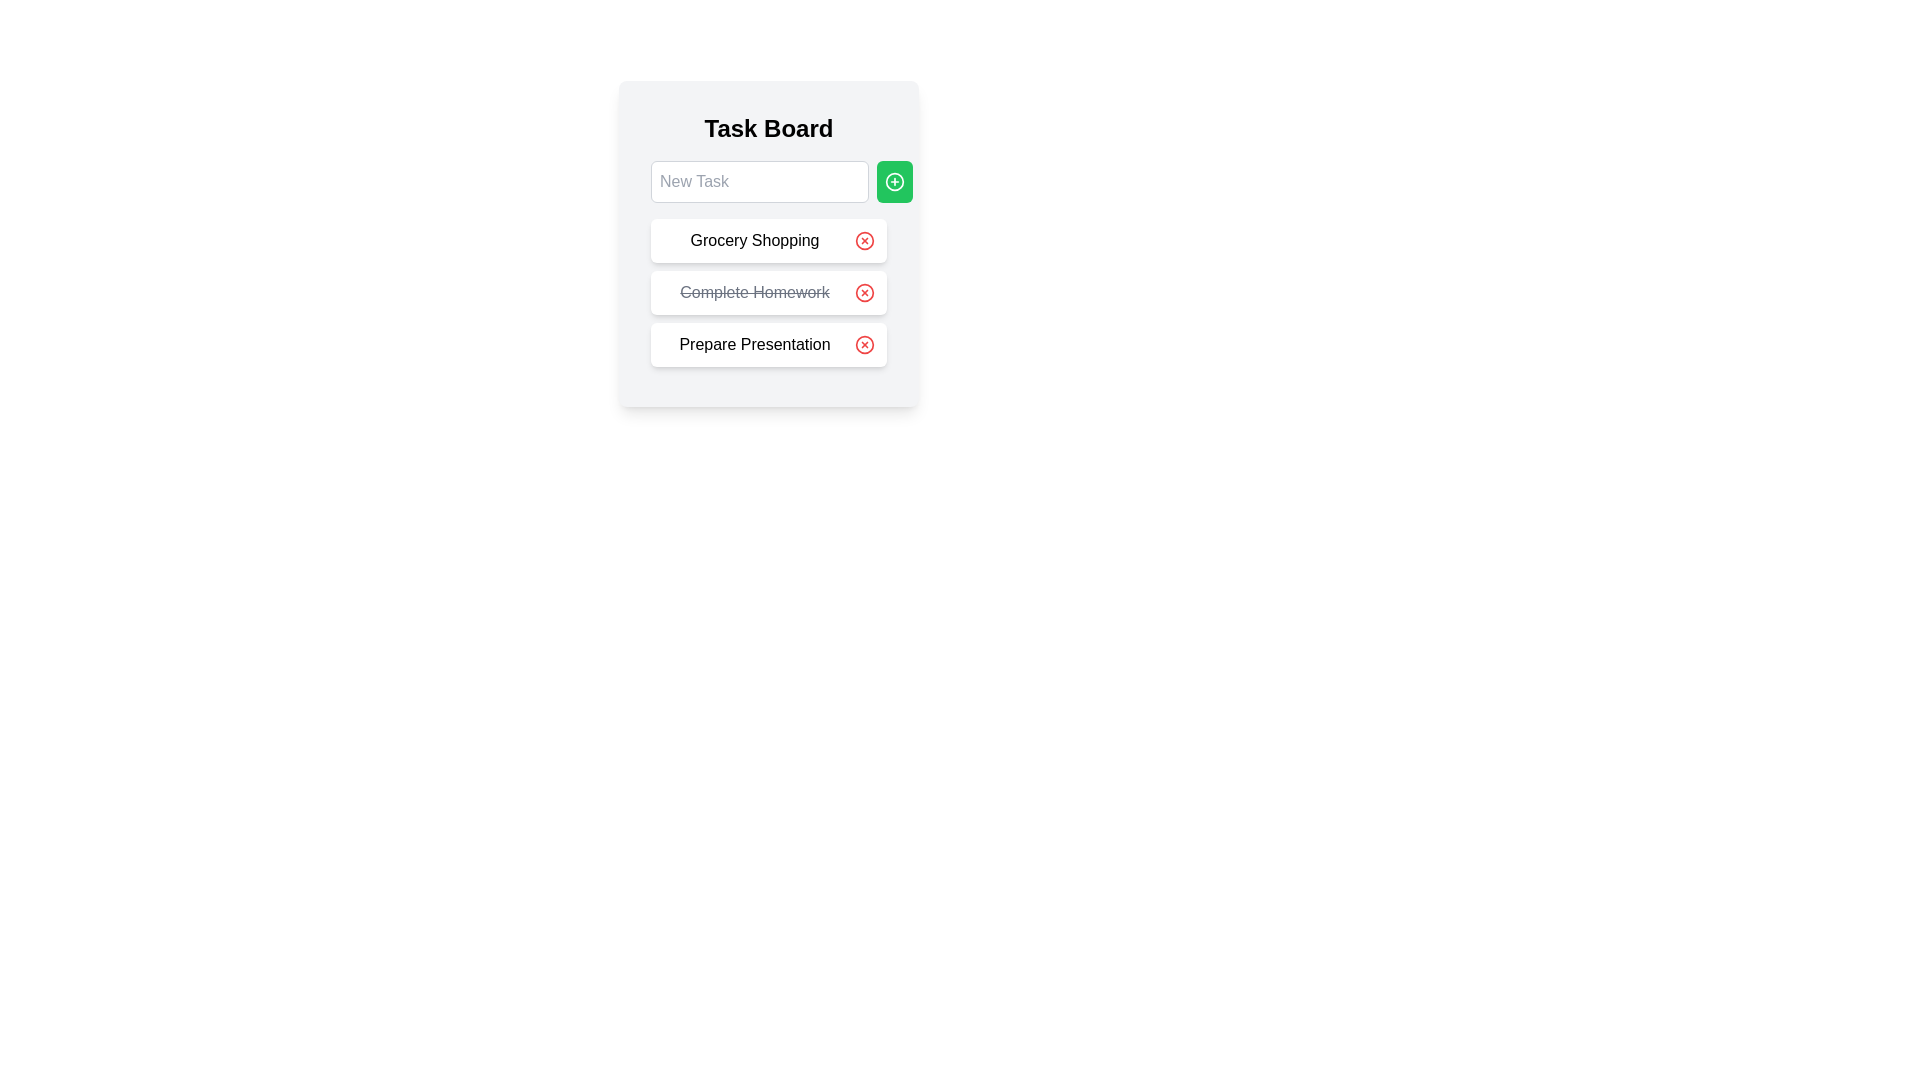  Describe the element at coordinates (753, 239) in the screenshot. I see `the 'Grocery Shopping' static text display for accessibility navigation` at that location.